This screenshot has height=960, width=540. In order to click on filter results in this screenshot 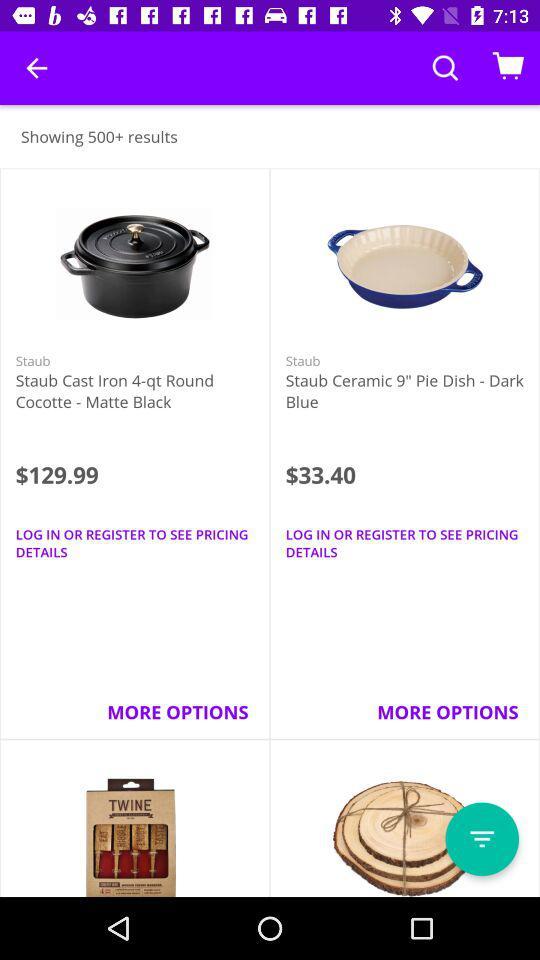, I will do `click(481, 839)`.